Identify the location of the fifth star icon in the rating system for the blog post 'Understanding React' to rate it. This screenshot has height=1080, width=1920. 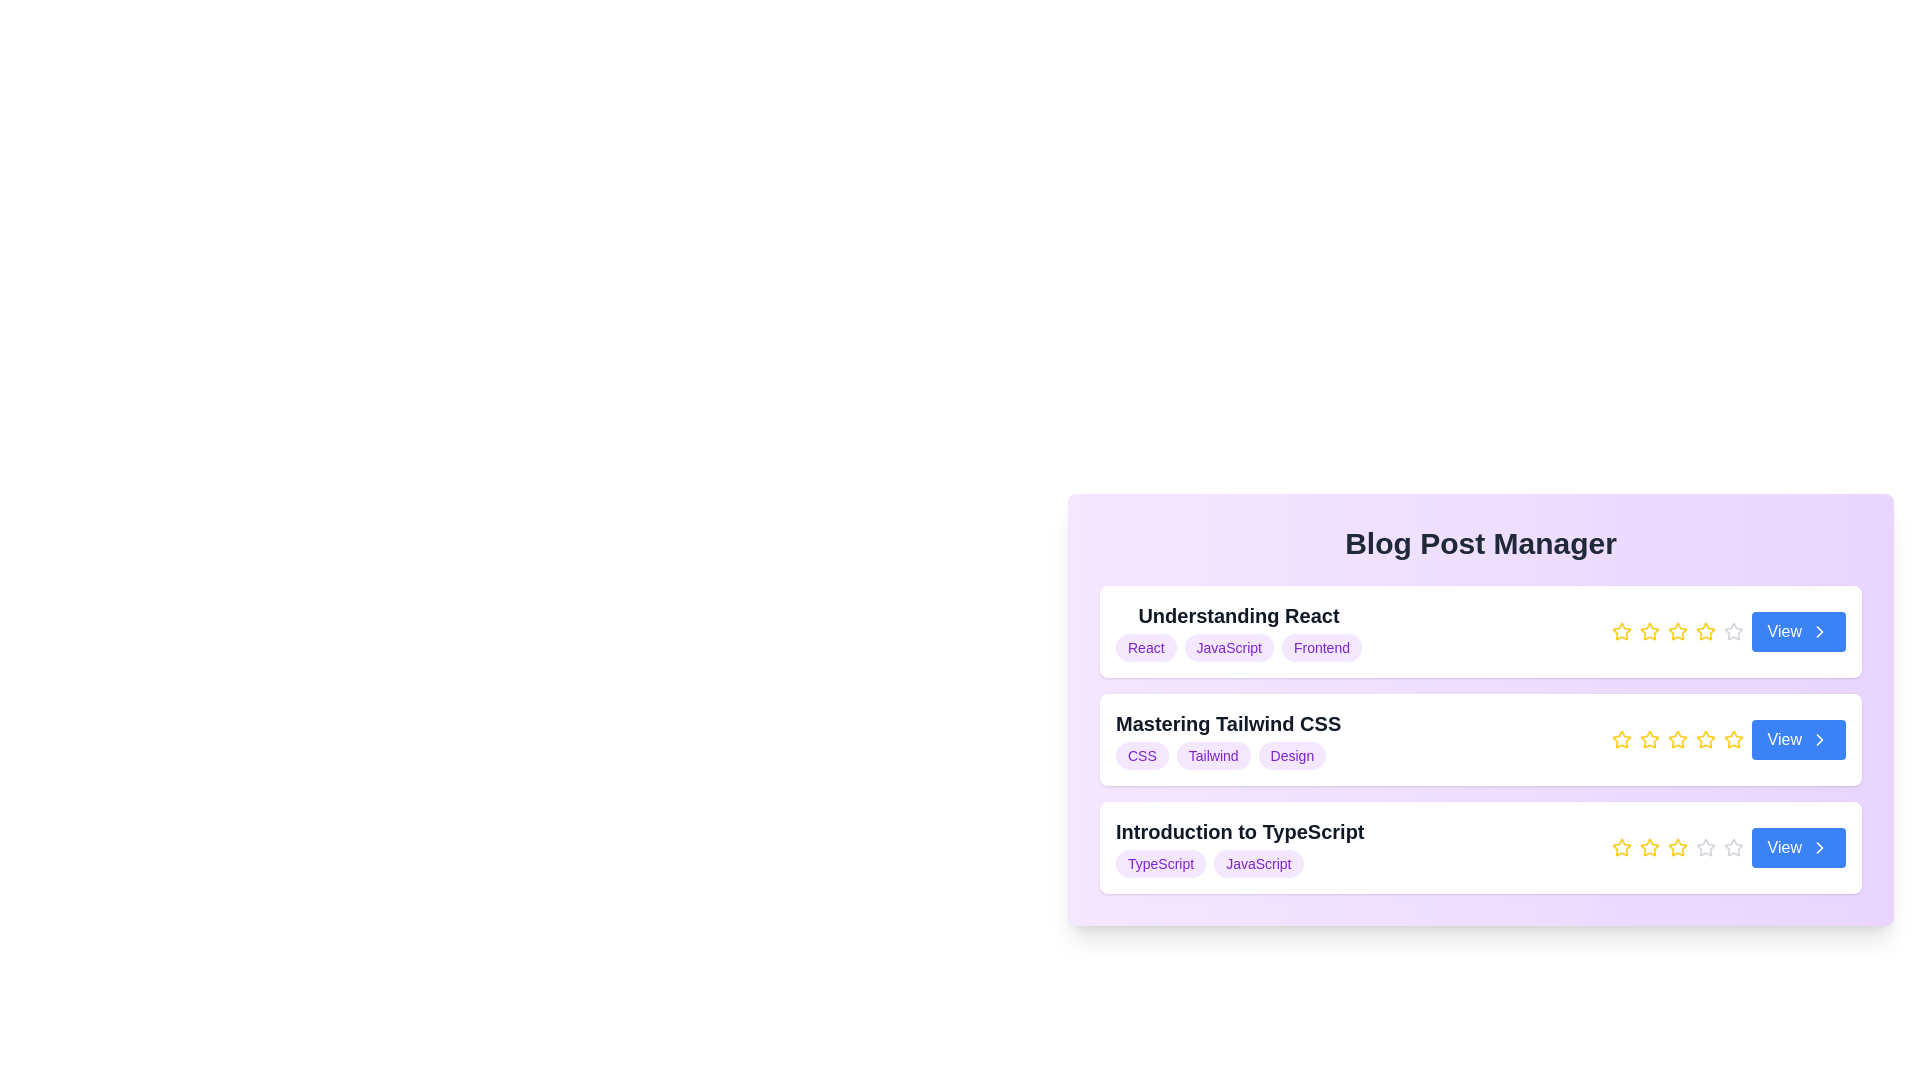
(1732, 631).